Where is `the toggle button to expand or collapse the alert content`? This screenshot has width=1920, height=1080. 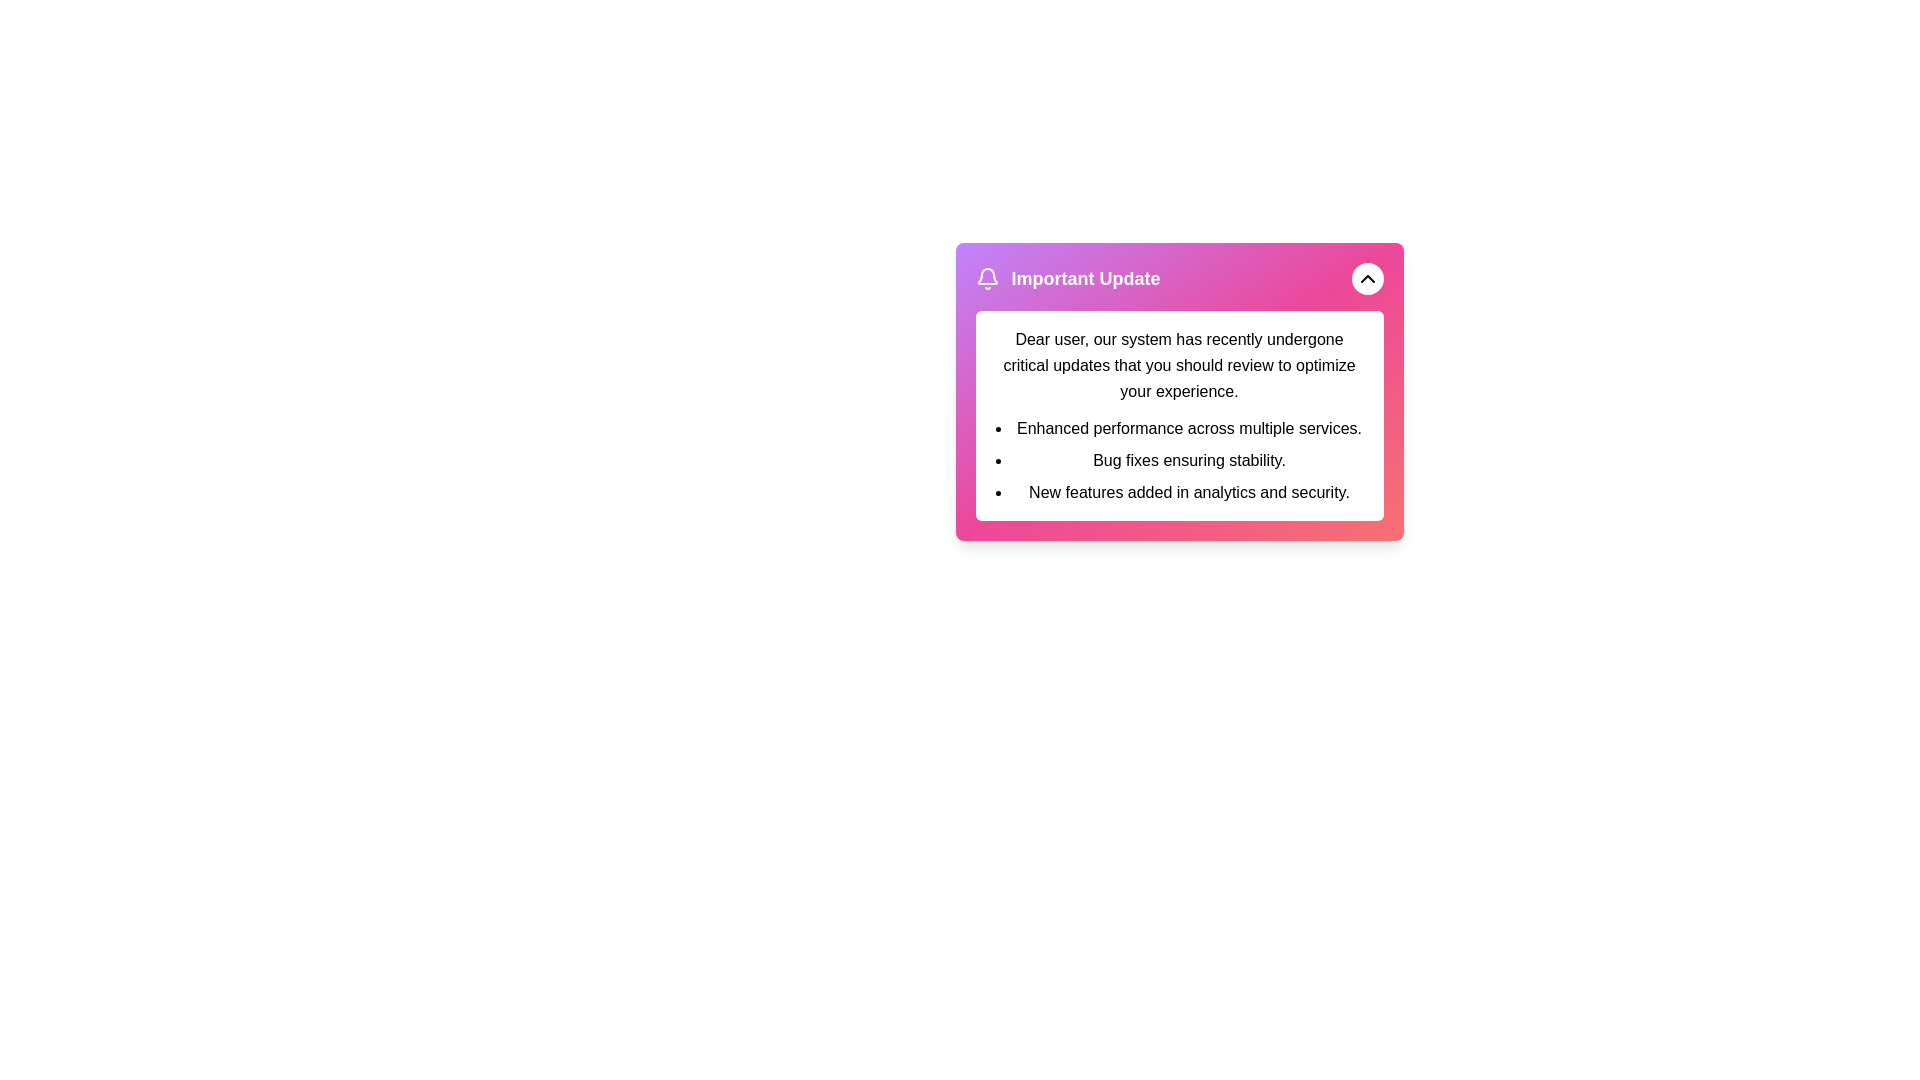
the toggle button to expand or collapse the alert content is located at coordinates (1366, 278).